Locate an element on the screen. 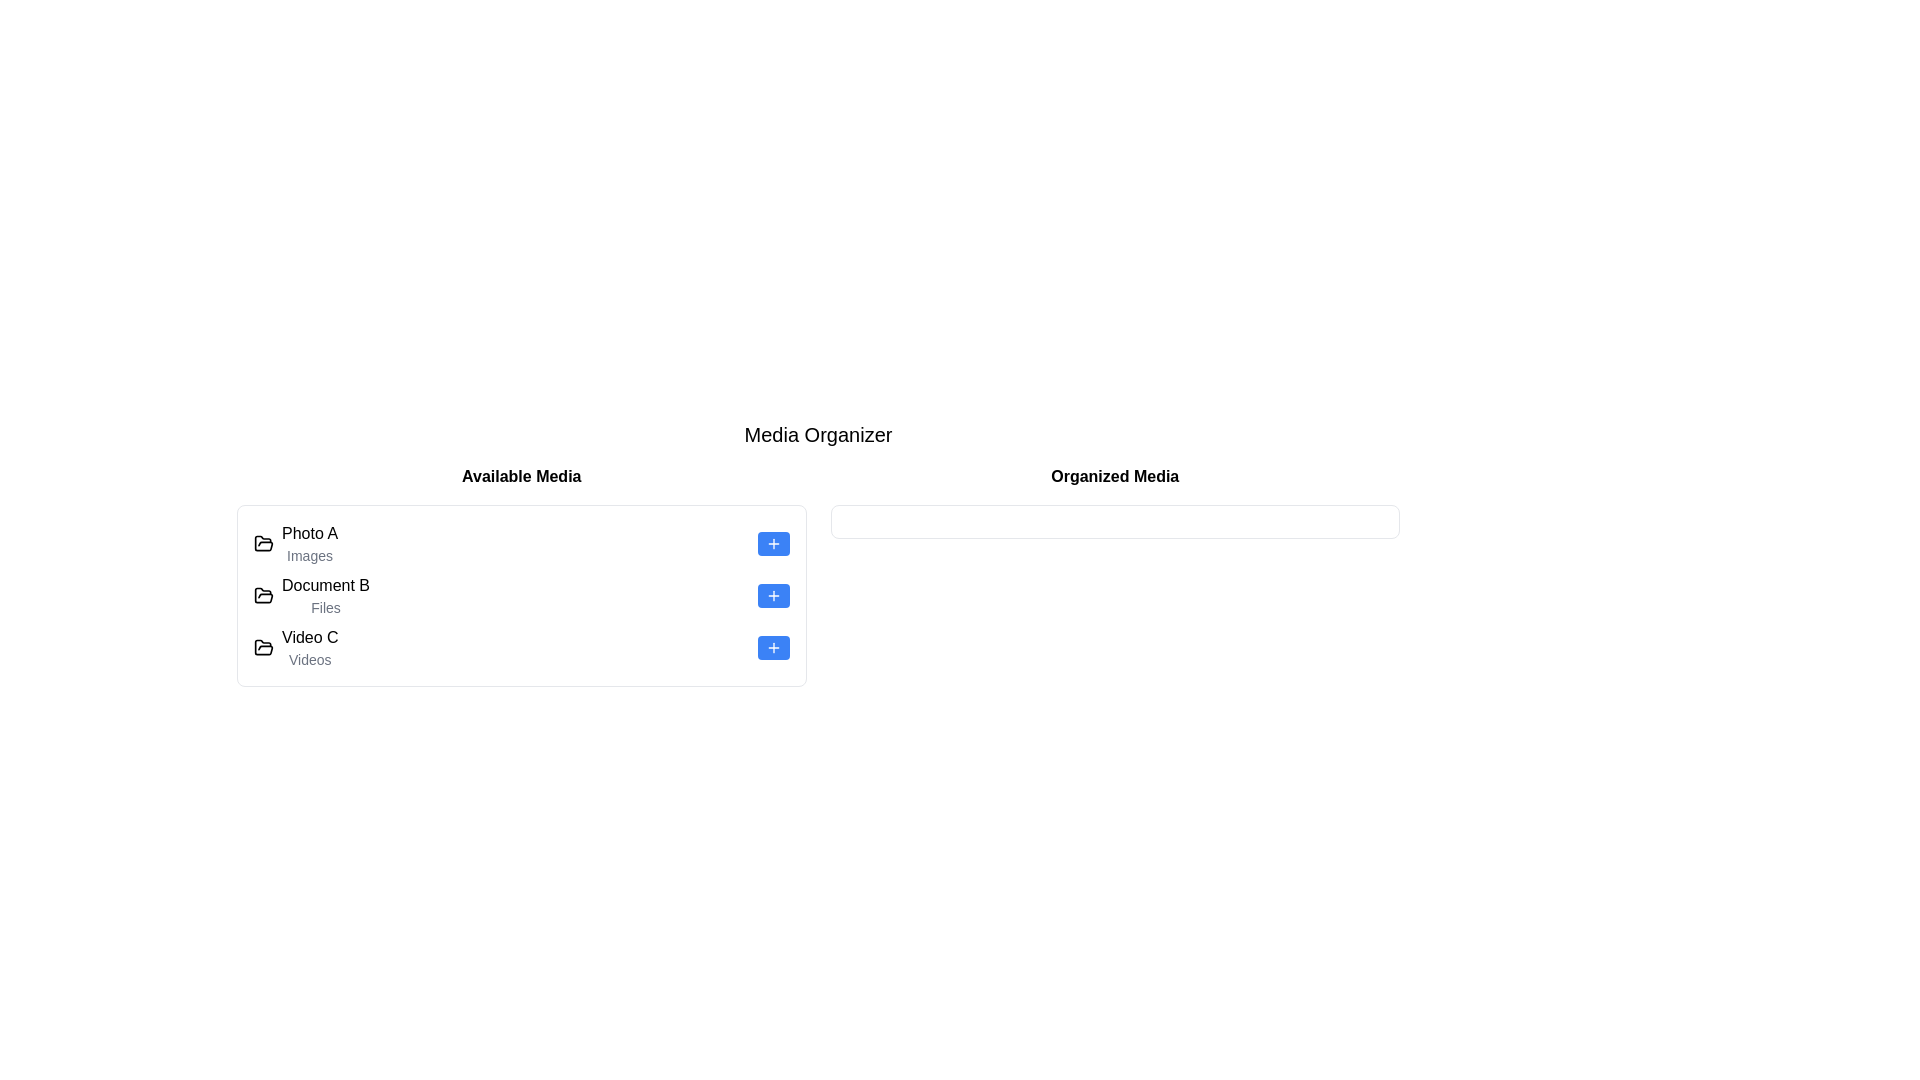  the Label with the folder icon representing 'Document B' in the 'Available Media' section, which is the second item in the vertical list of media categories is located at coordinates (311, 595).